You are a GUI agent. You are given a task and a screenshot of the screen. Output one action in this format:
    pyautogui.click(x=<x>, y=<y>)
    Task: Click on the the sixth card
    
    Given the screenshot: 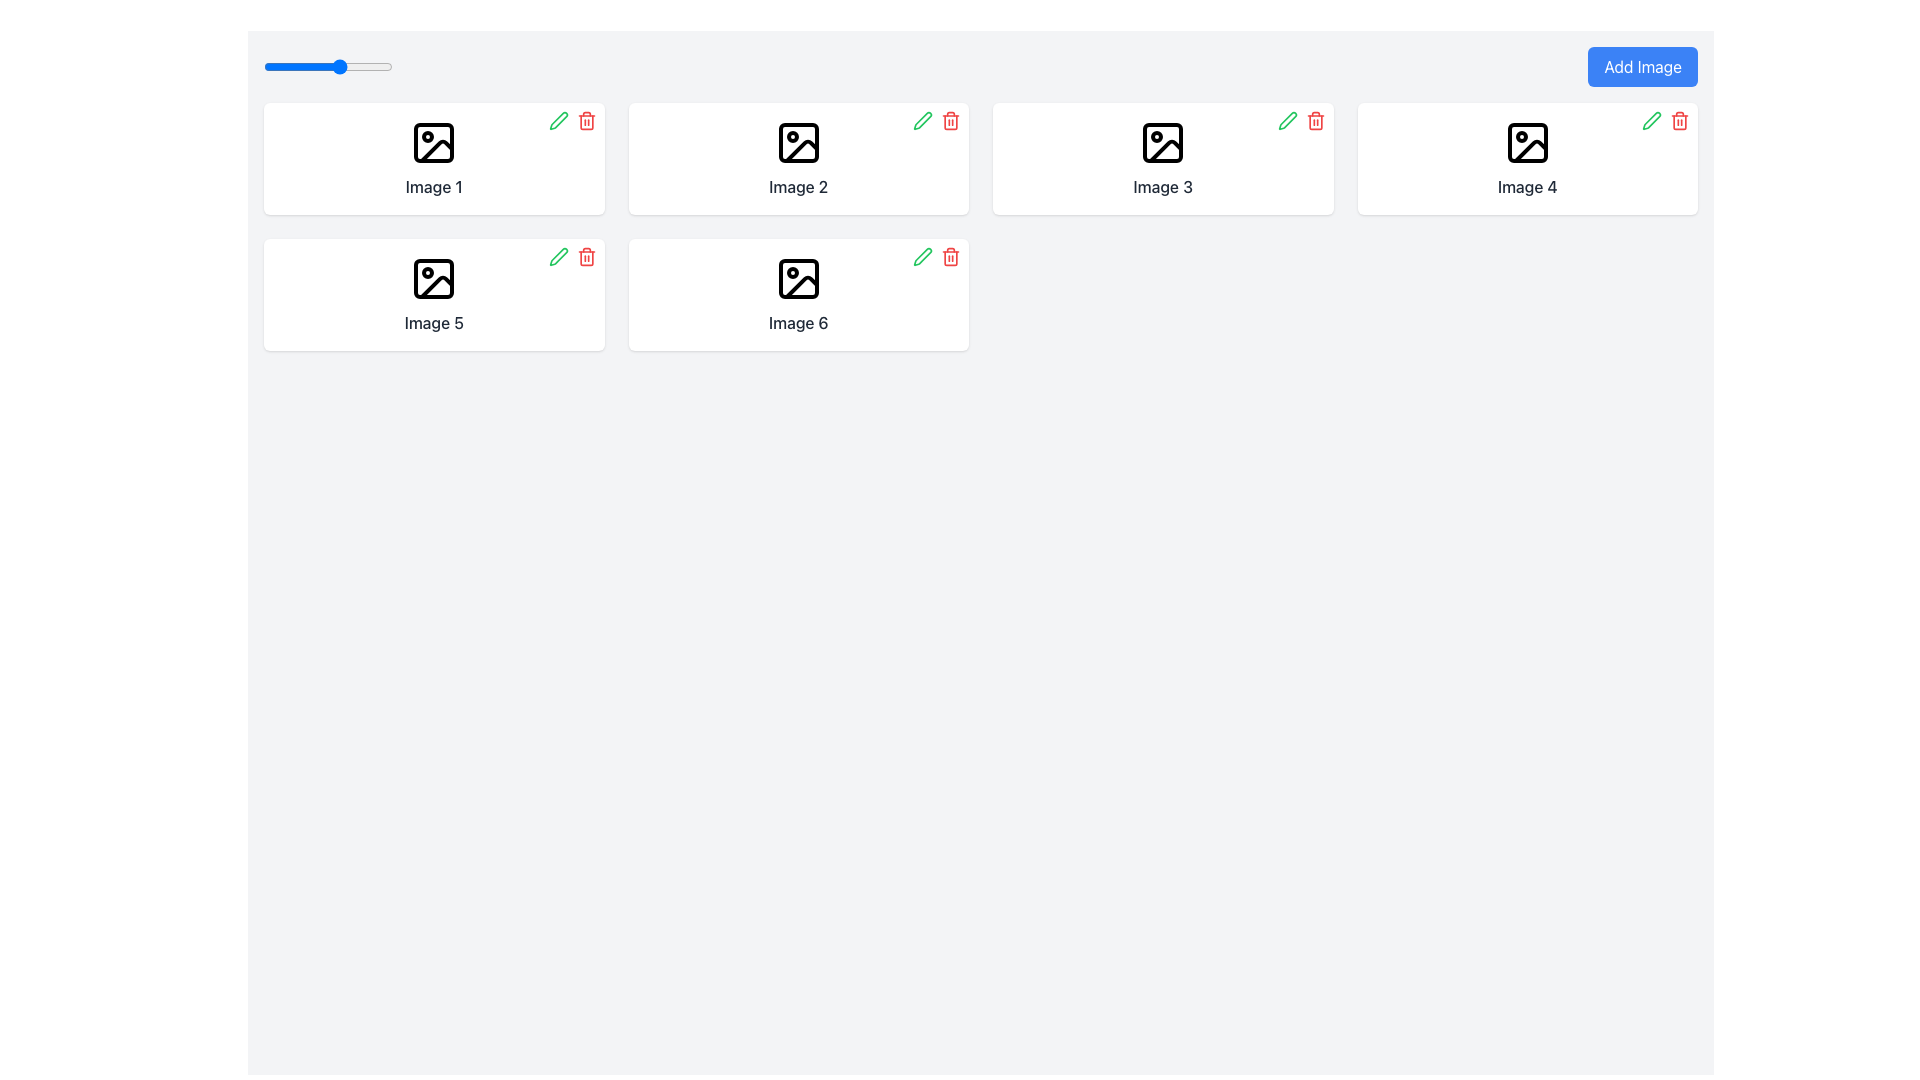 What is the action you would take?
    pyautogui.click(x=797, y=294)
    